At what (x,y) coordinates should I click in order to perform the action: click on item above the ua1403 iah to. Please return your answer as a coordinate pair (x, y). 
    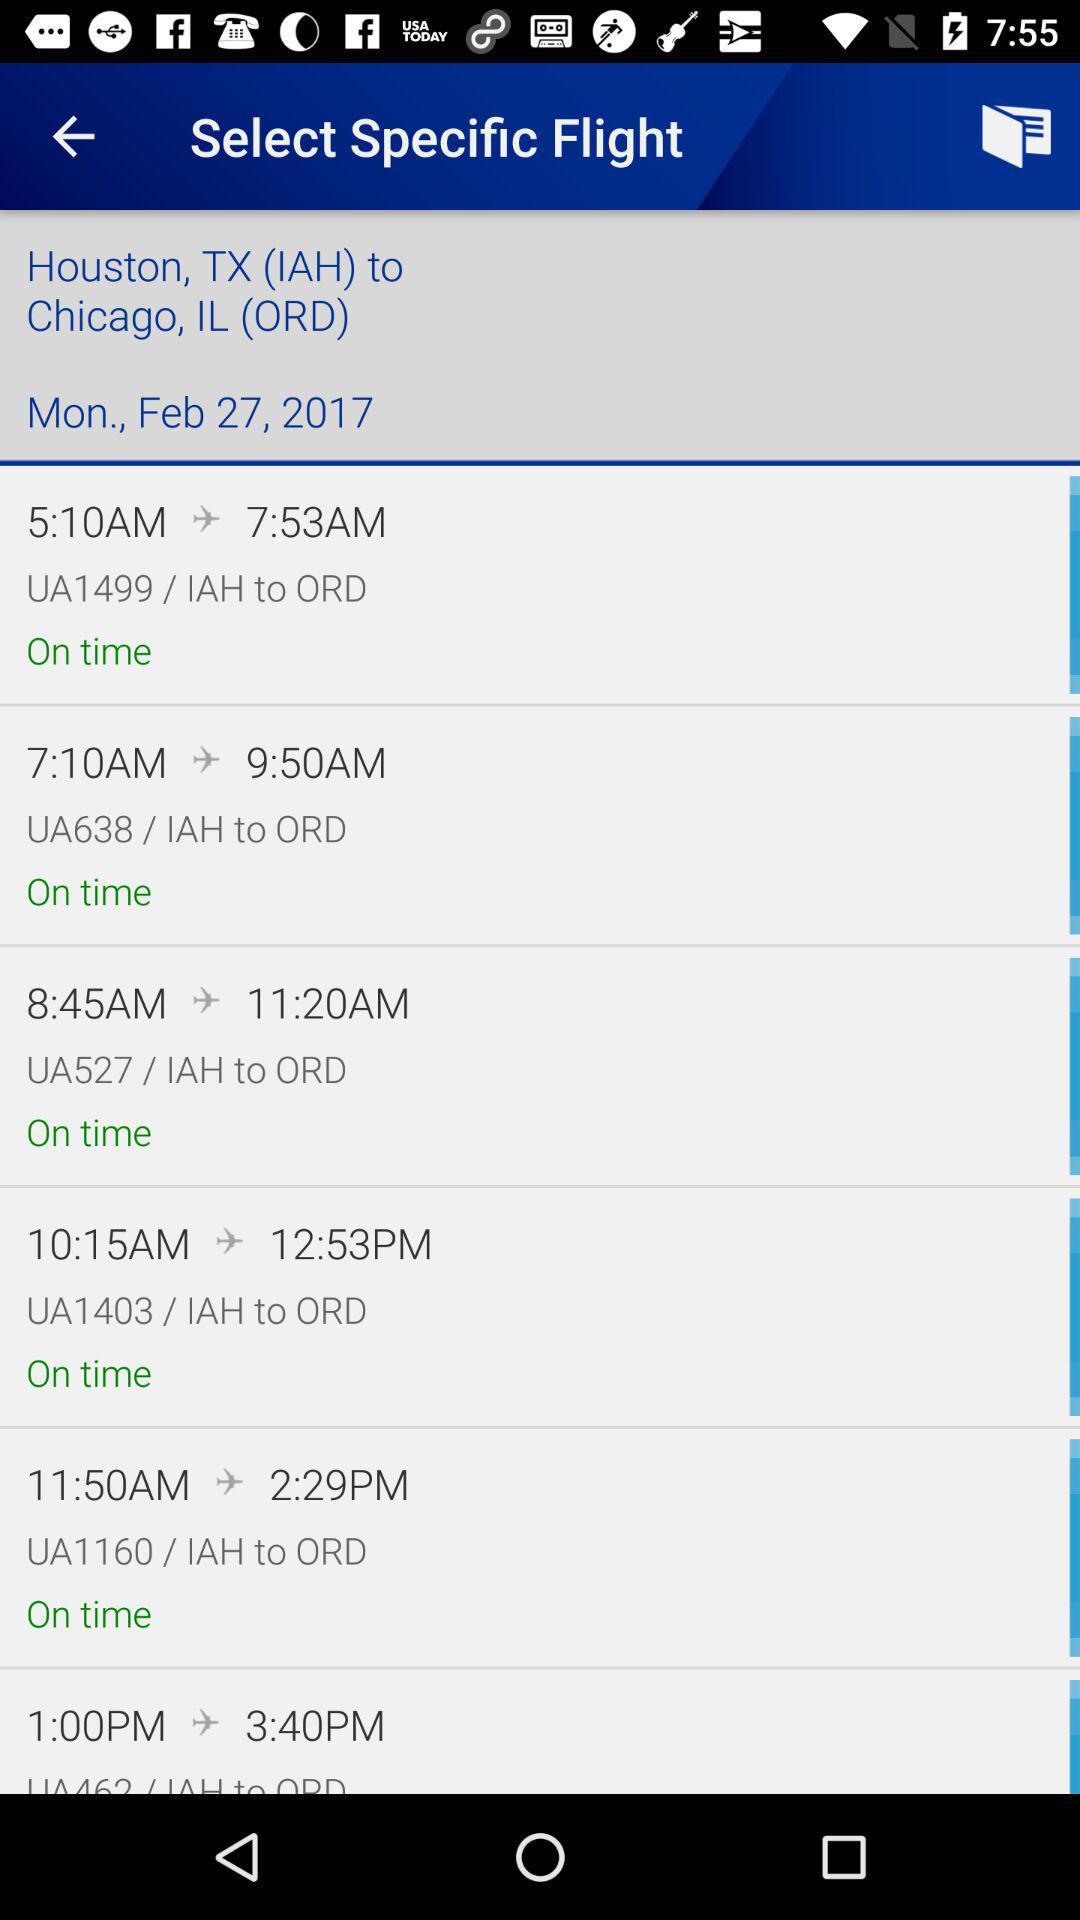
    Looking at the image, I should click on (108, 1241).